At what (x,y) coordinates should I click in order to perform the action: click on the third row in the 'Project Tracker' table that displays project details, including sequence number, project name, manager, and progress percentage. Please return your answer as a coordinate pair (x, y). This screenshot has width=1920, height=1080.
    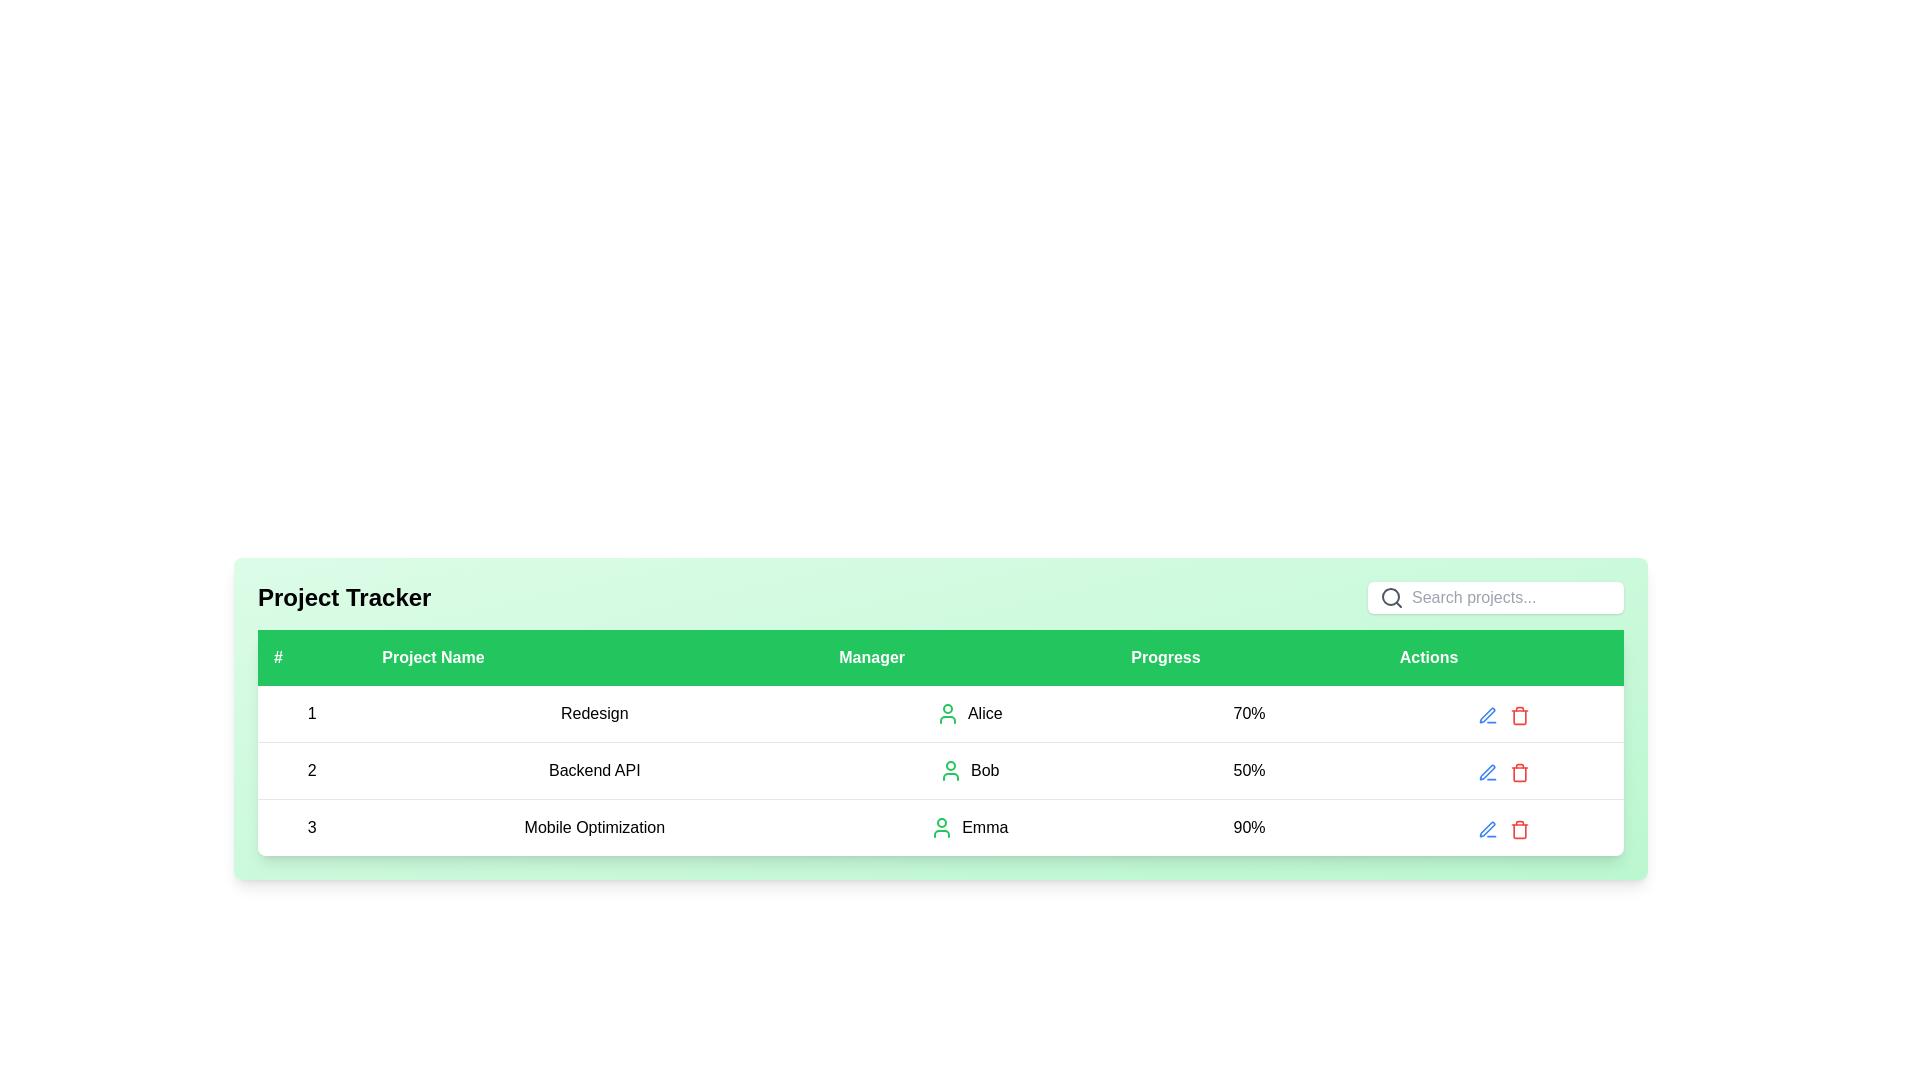
    Looking at the image, I should click on (939, 827).